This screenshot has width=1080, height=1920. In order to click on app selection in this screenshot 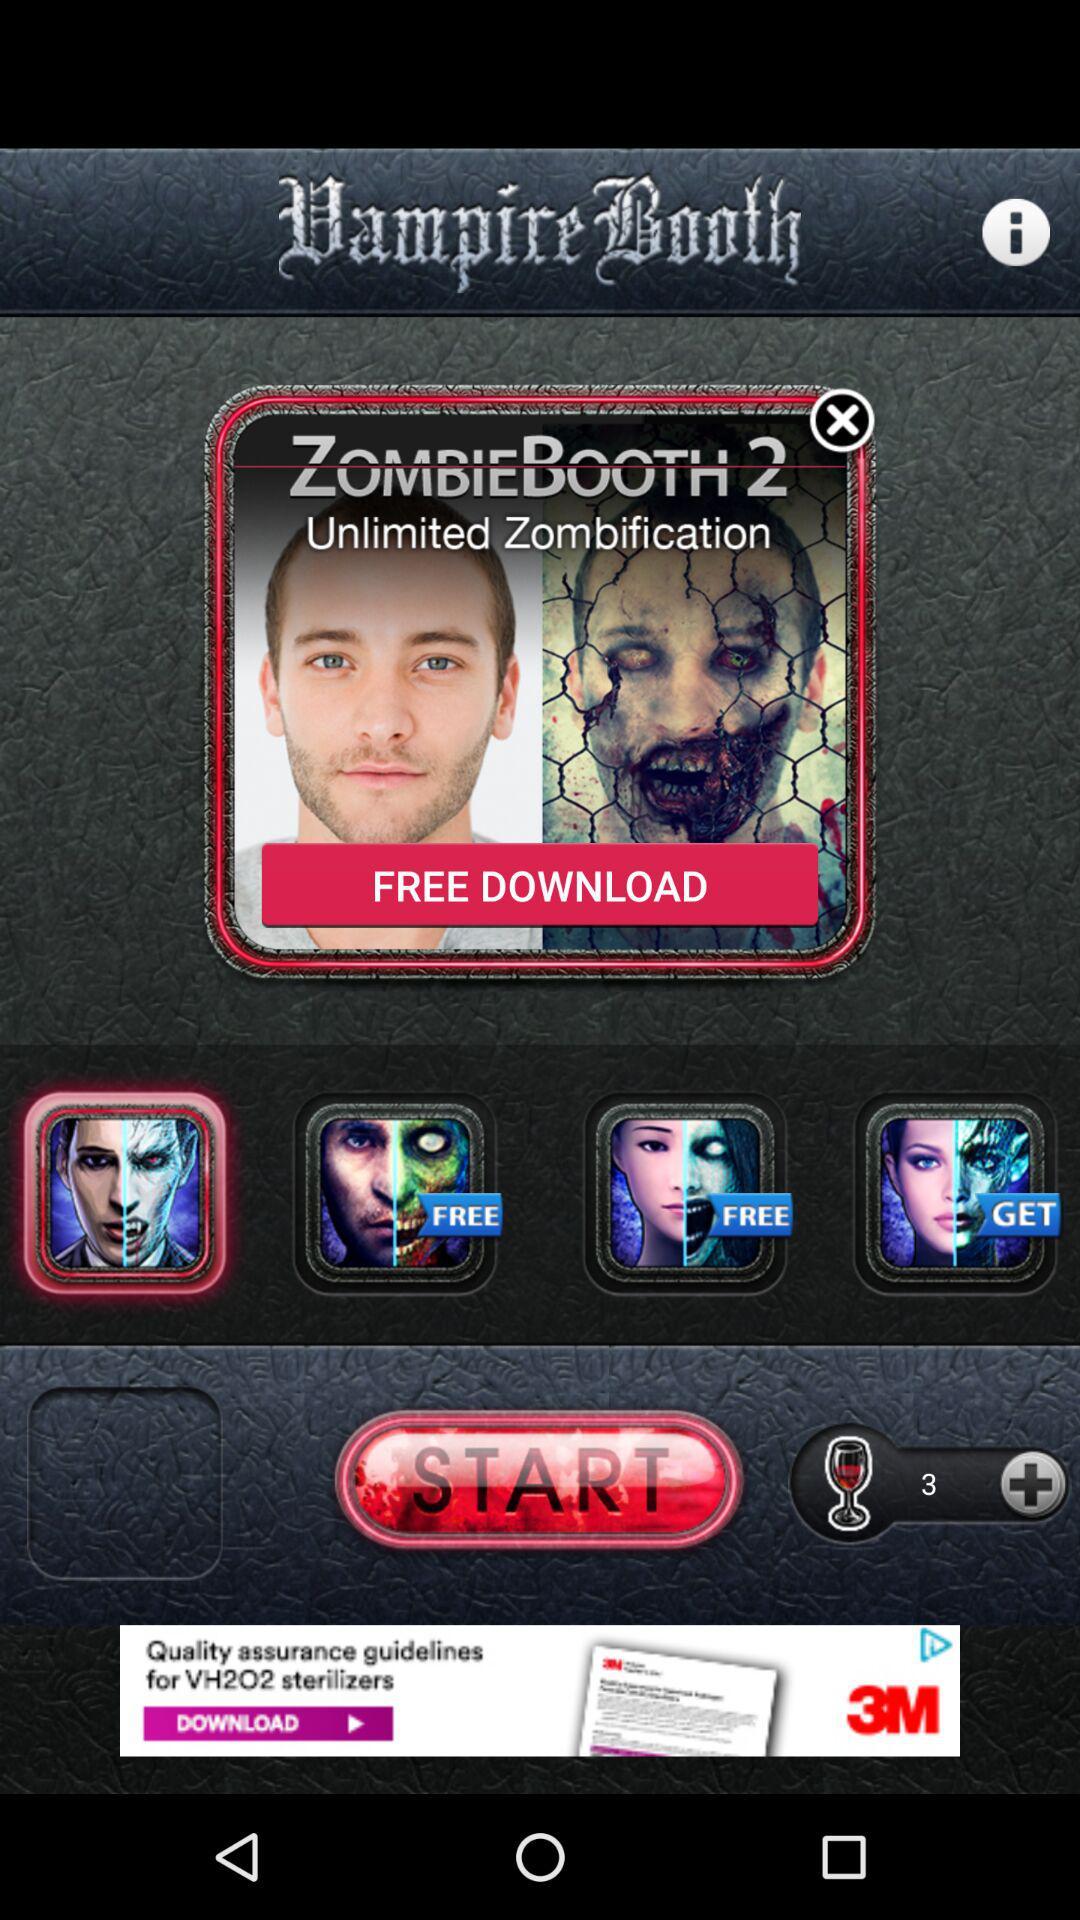, I will do `click(124, 1483)`.